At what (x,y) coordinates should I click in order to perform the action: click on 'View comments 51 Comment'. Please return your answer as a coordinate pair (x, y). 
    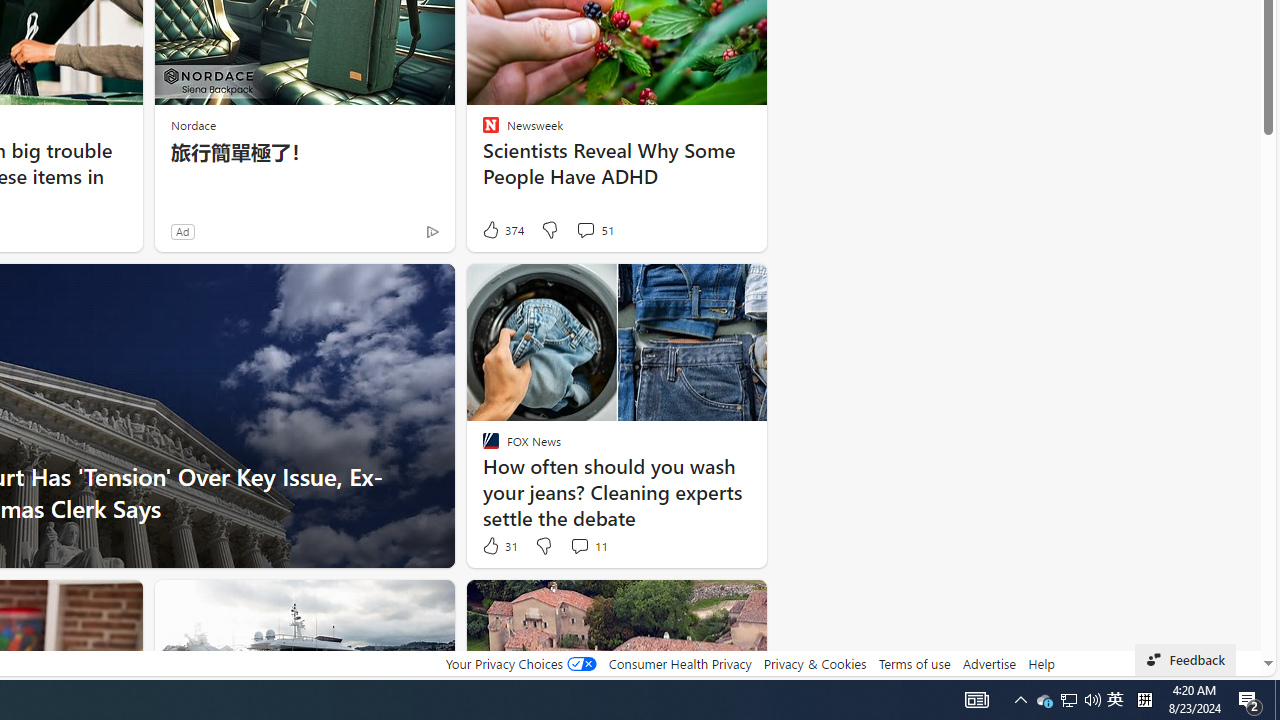
    Looking at the image, I should click on (593, 229).